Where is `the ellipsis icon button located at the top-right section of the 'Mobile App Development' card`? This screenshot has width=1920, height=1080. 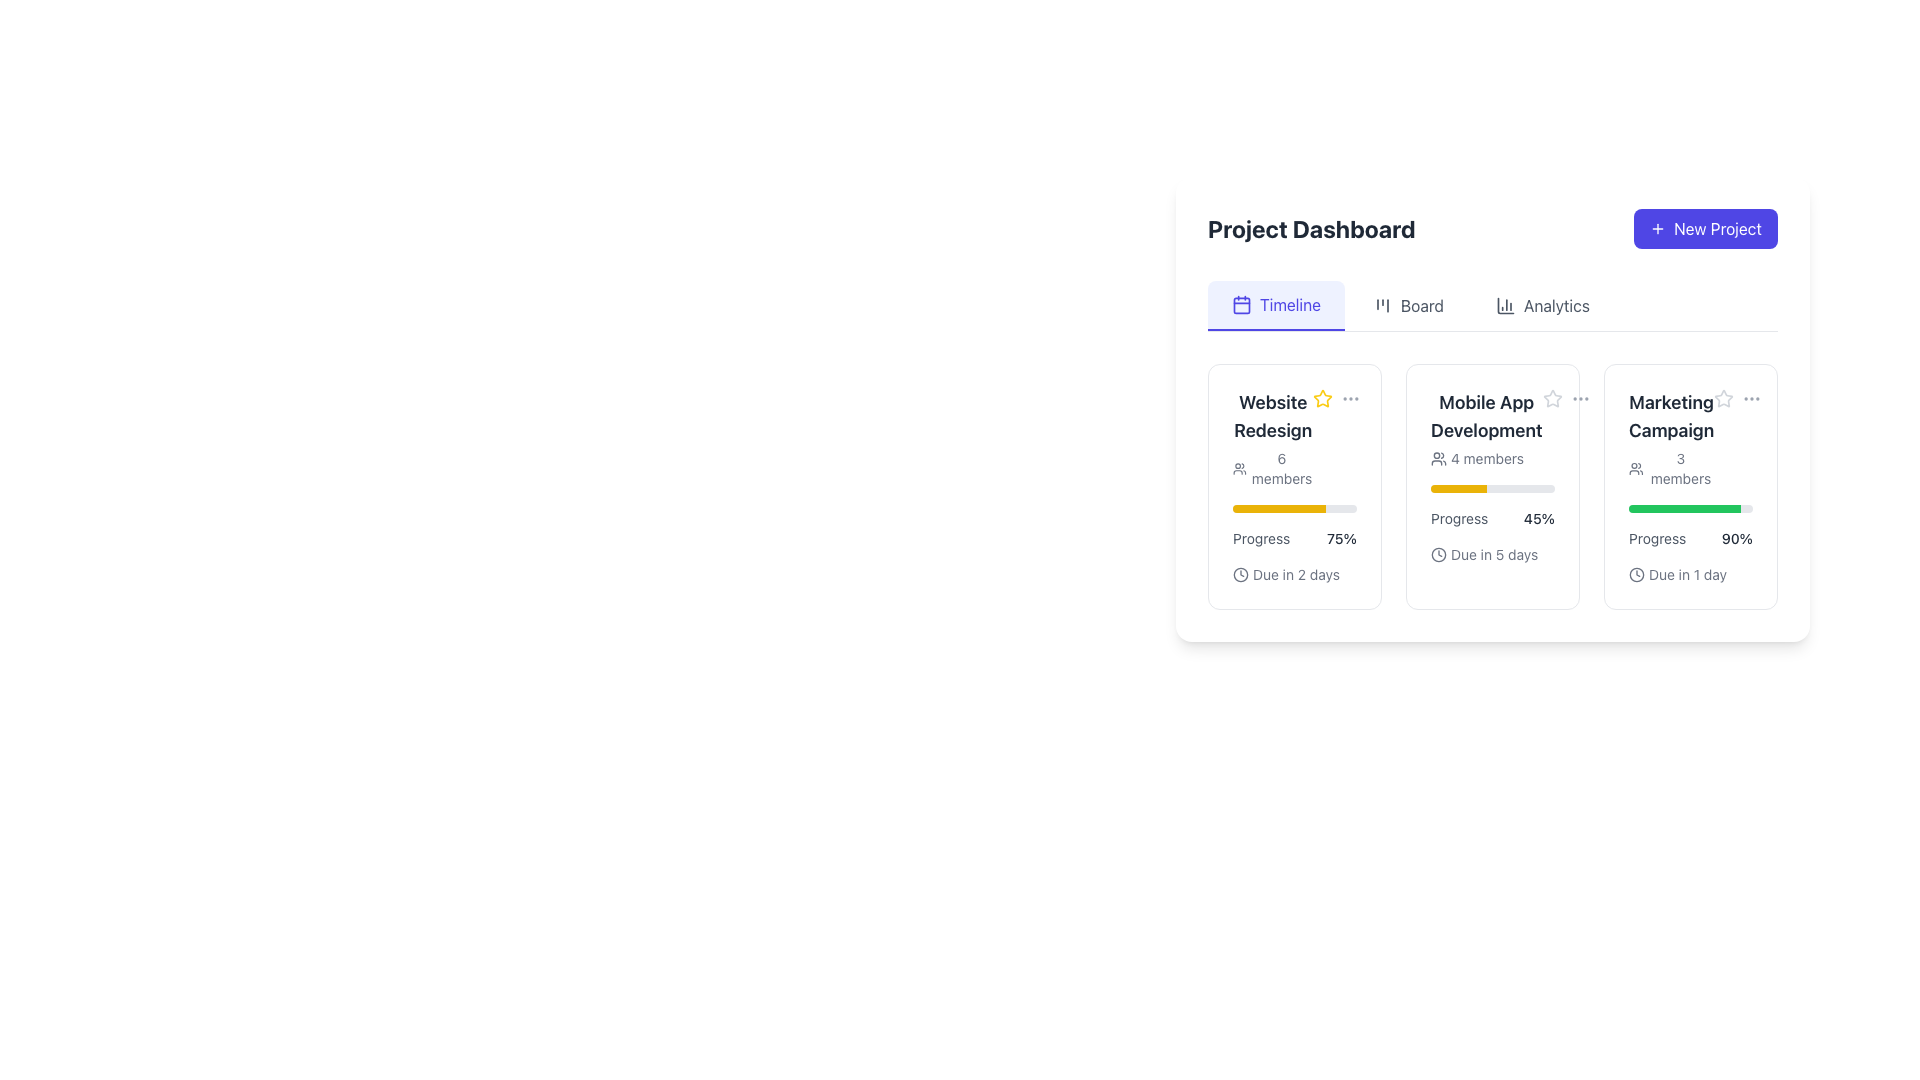 the ellipsis icon button located at the top-right section of the 'Mobile App Development' card is located at coordinates (1579, 398).